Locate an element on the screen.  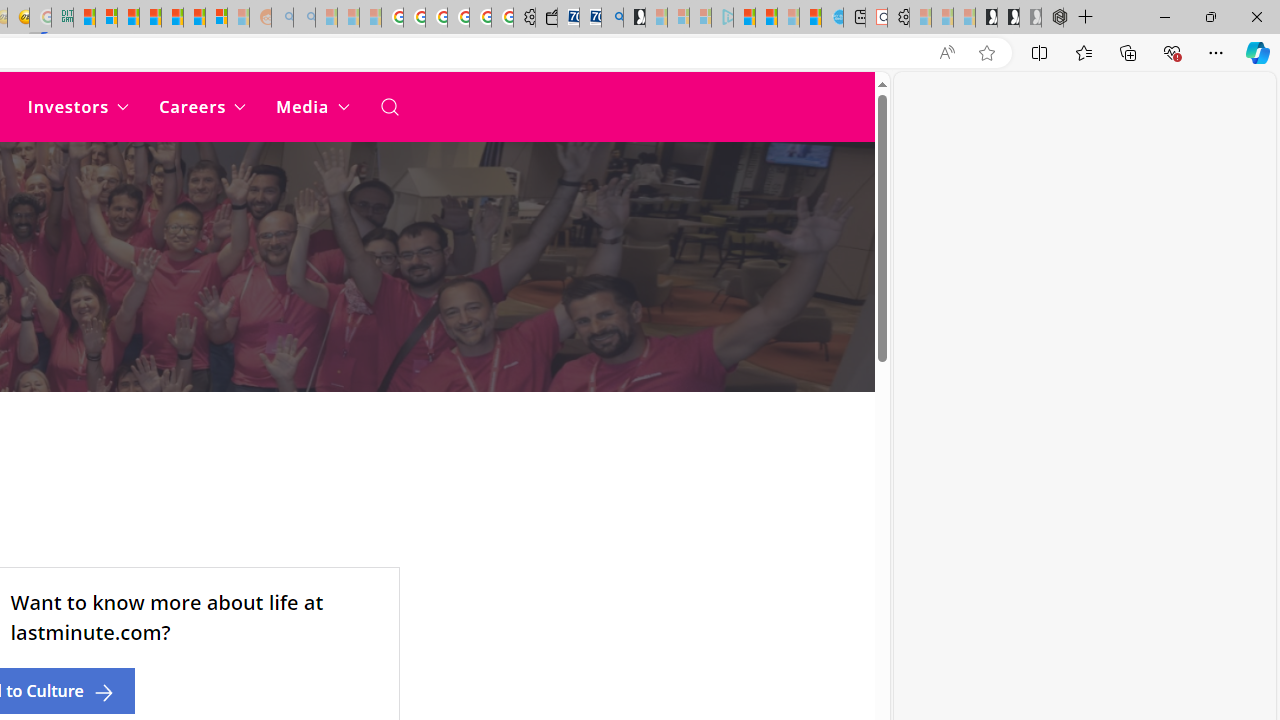
'Investors' is located at coordinates (78, 106).